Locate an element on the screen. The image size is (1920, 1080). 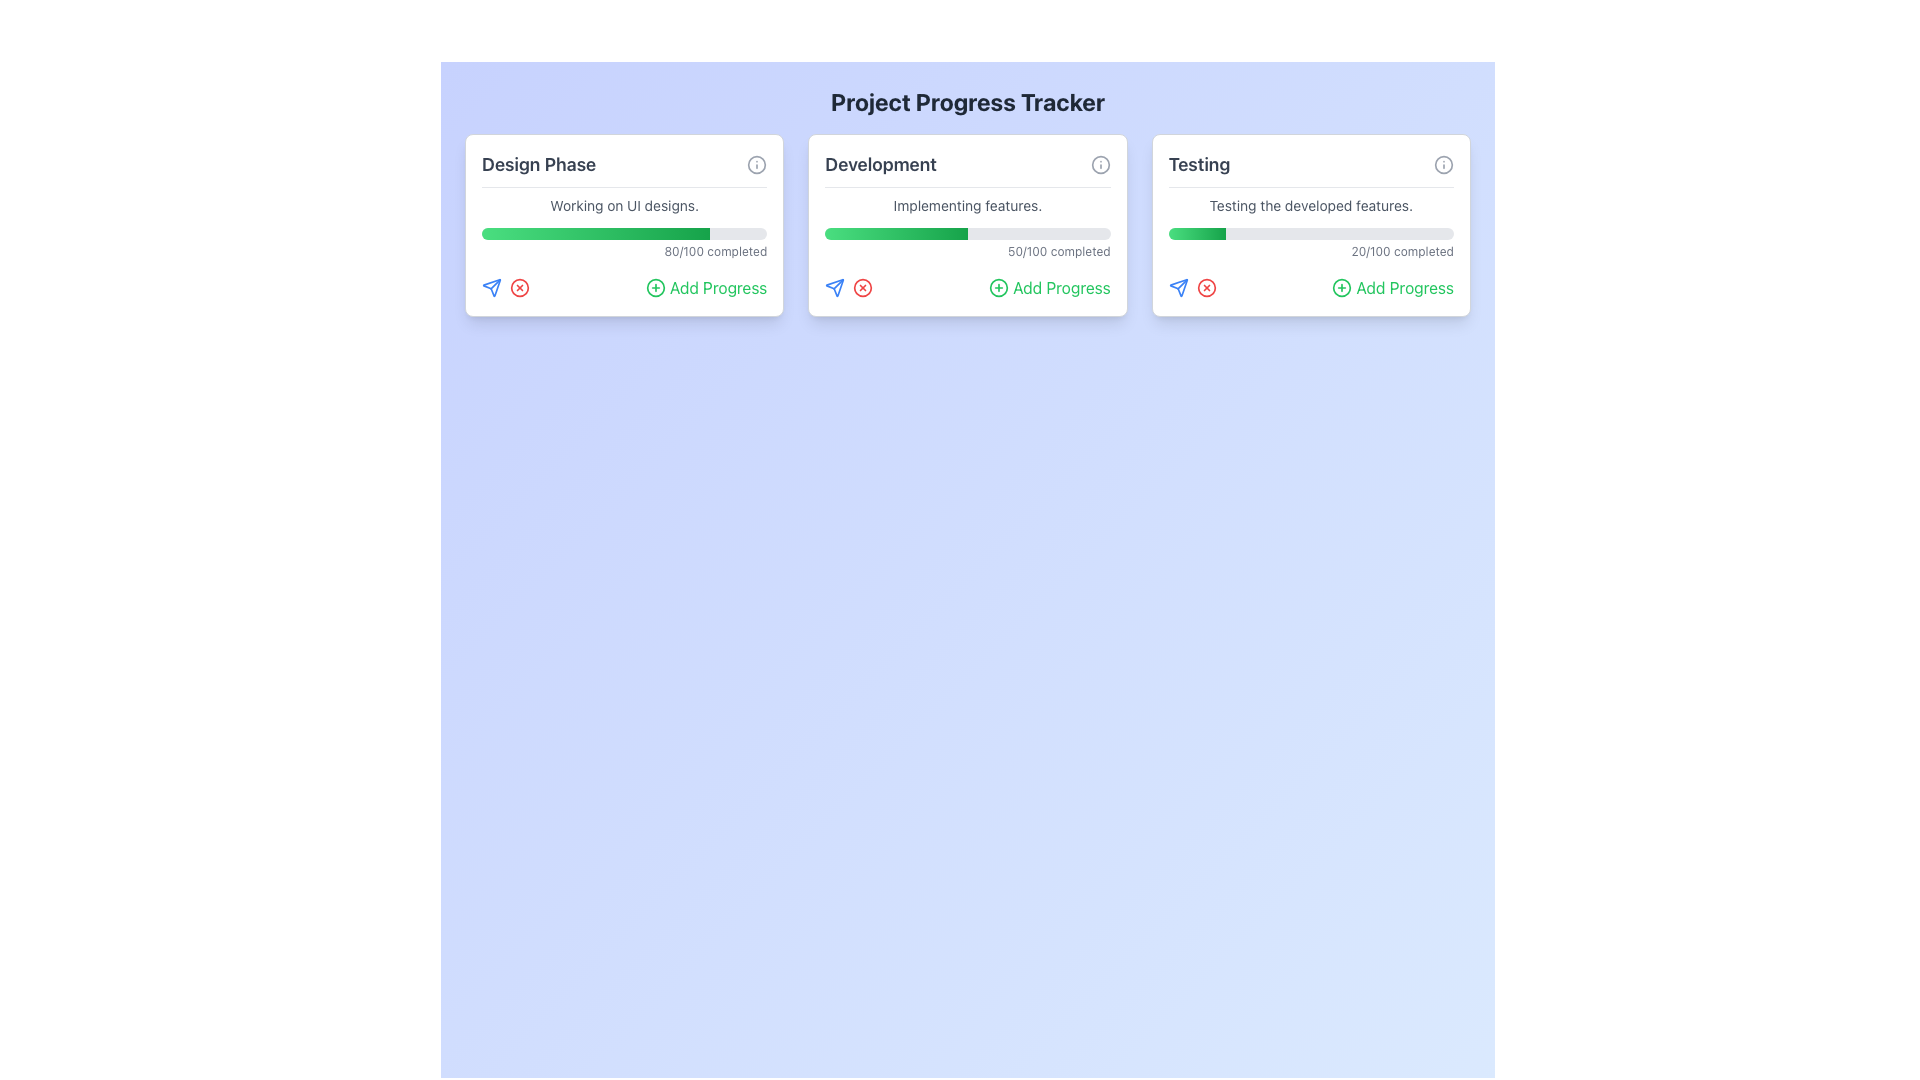
value represented by the progress bar, which is a horizontal bar indicating 80% completion, located within the 'Design Phase' card below 'Working on UI designs.' is located at coordinates (623, 233).